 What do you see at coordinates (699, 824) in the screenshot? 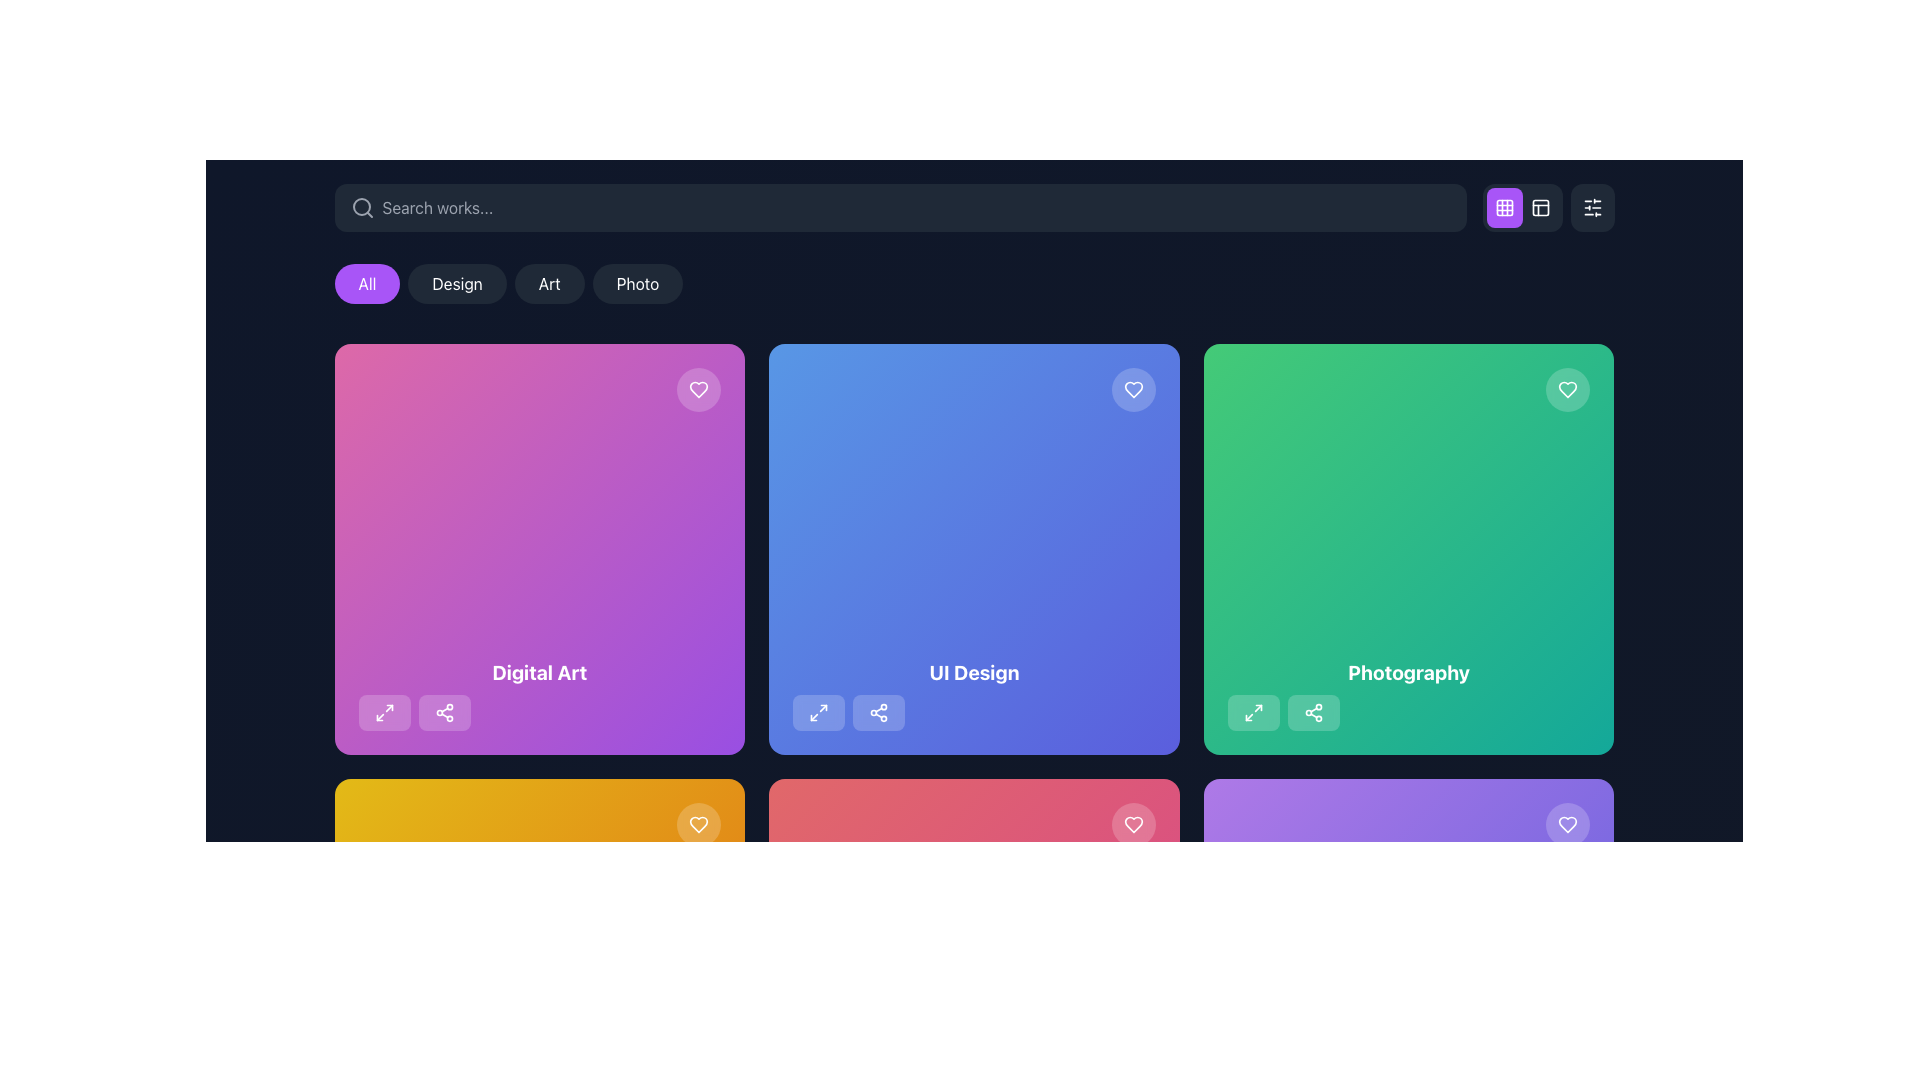
I see `the heart icon button located in the bottom-right corner of the orange card in the second row and first column of the grid layout to like the item` at bounding box center [699, 824].